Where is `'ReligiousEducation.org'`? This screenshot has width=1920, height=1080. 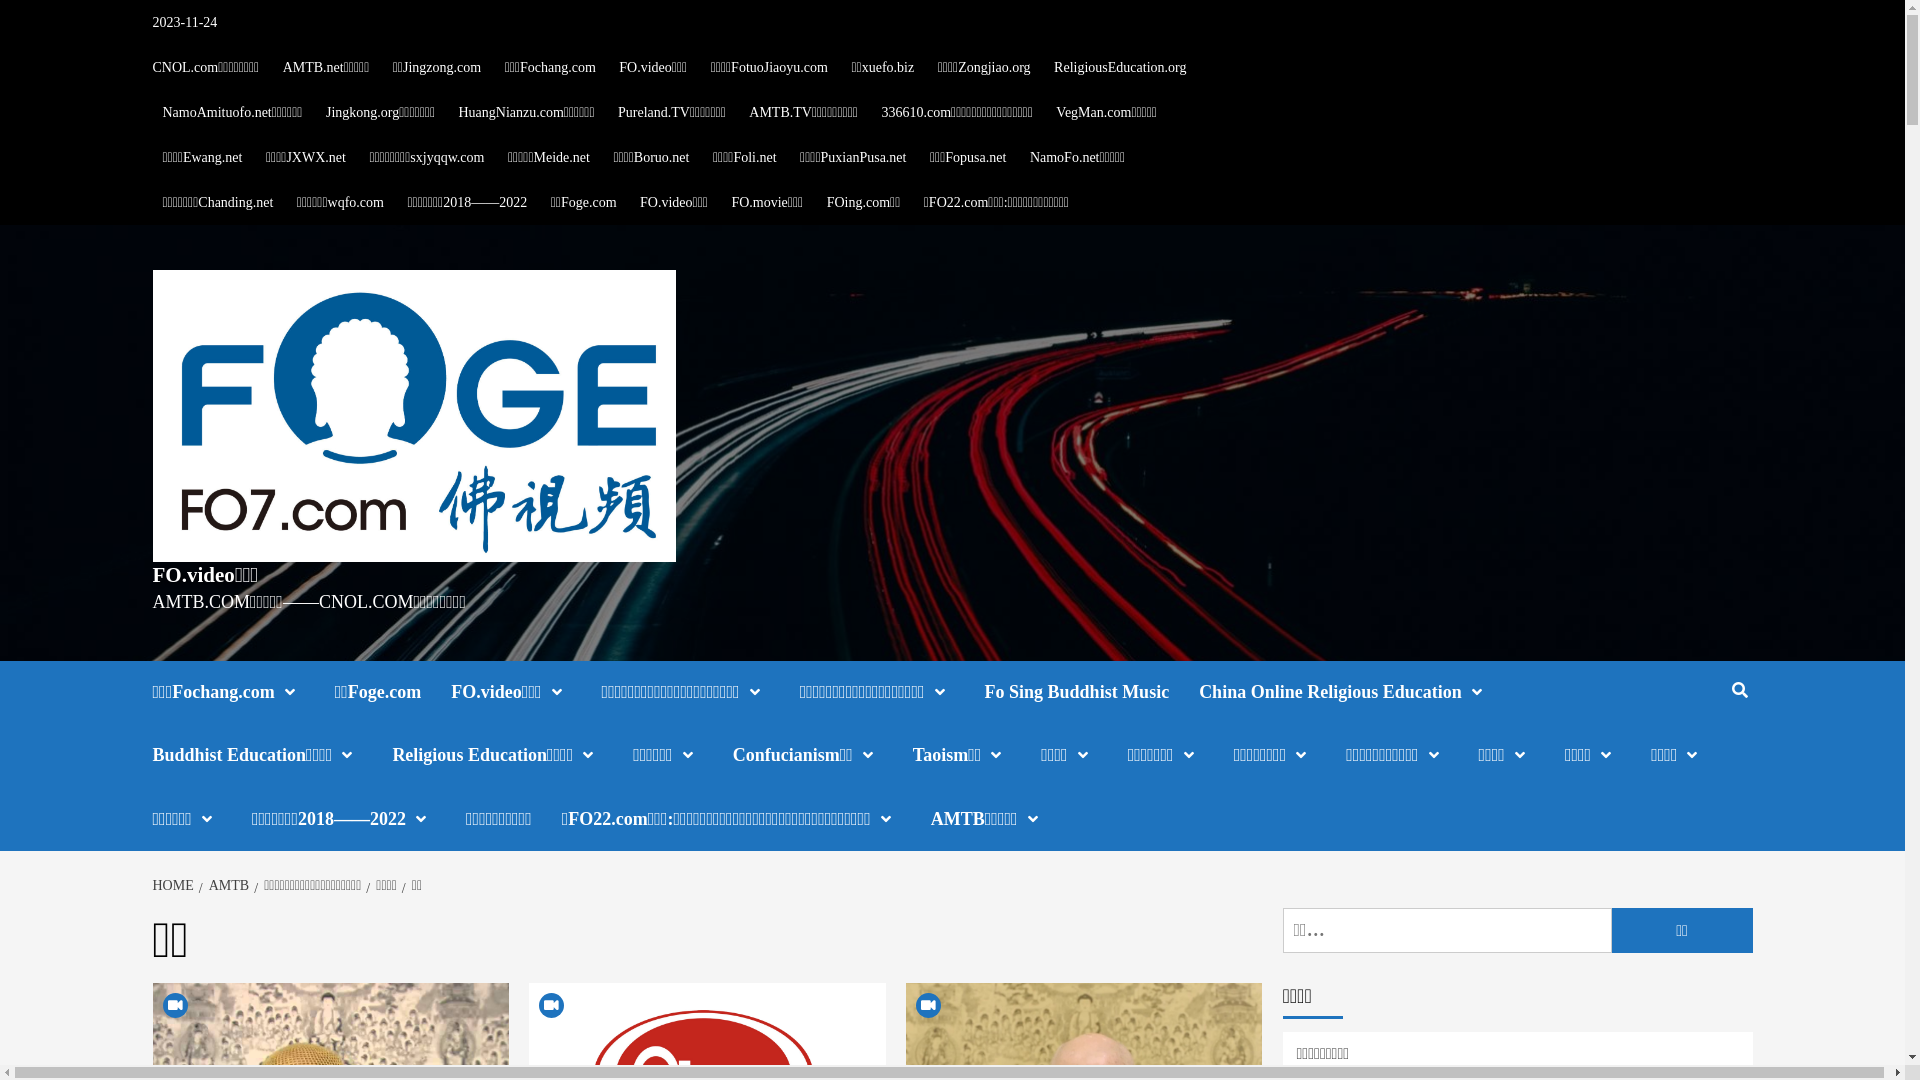
'ReligiousEducation.org' is located at coordinates (1042, 66).